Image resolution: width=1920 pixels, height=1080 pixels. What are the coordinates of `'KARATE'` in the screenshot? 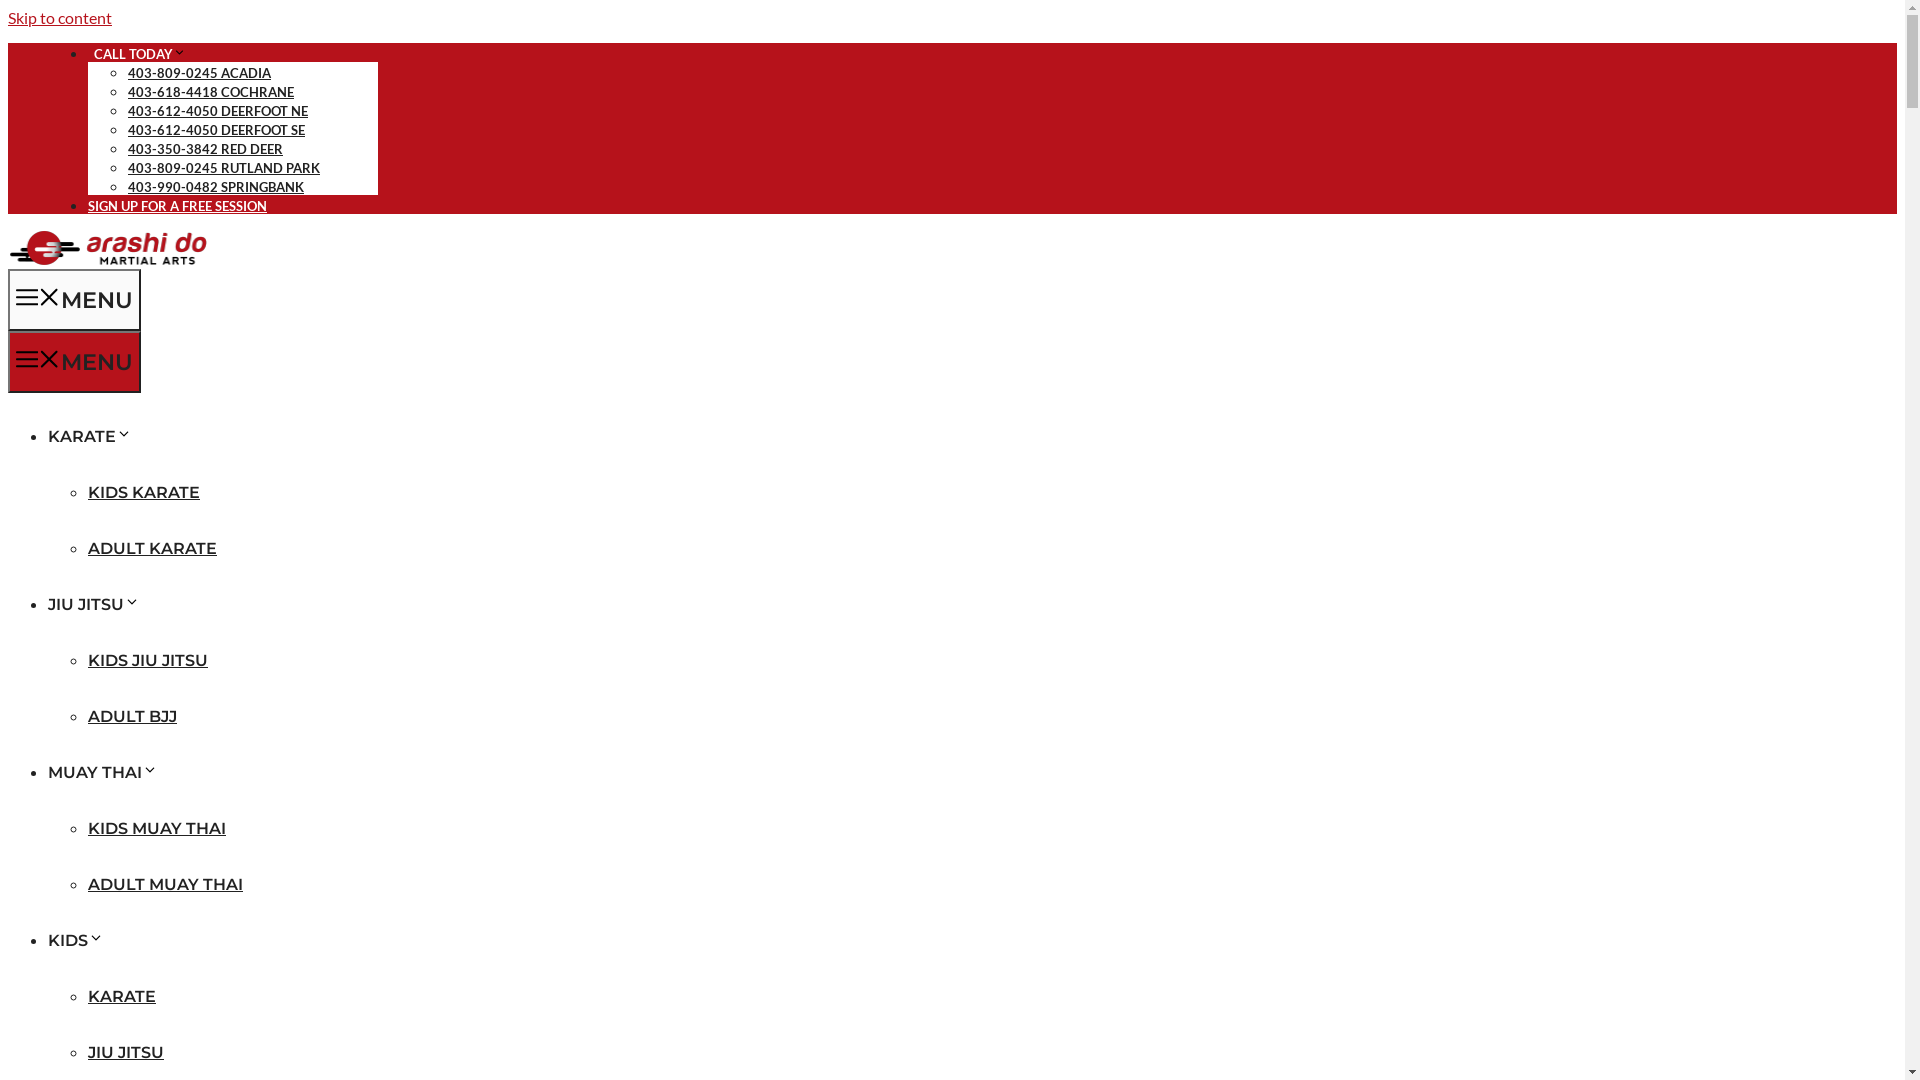 It's located at (89, 435).